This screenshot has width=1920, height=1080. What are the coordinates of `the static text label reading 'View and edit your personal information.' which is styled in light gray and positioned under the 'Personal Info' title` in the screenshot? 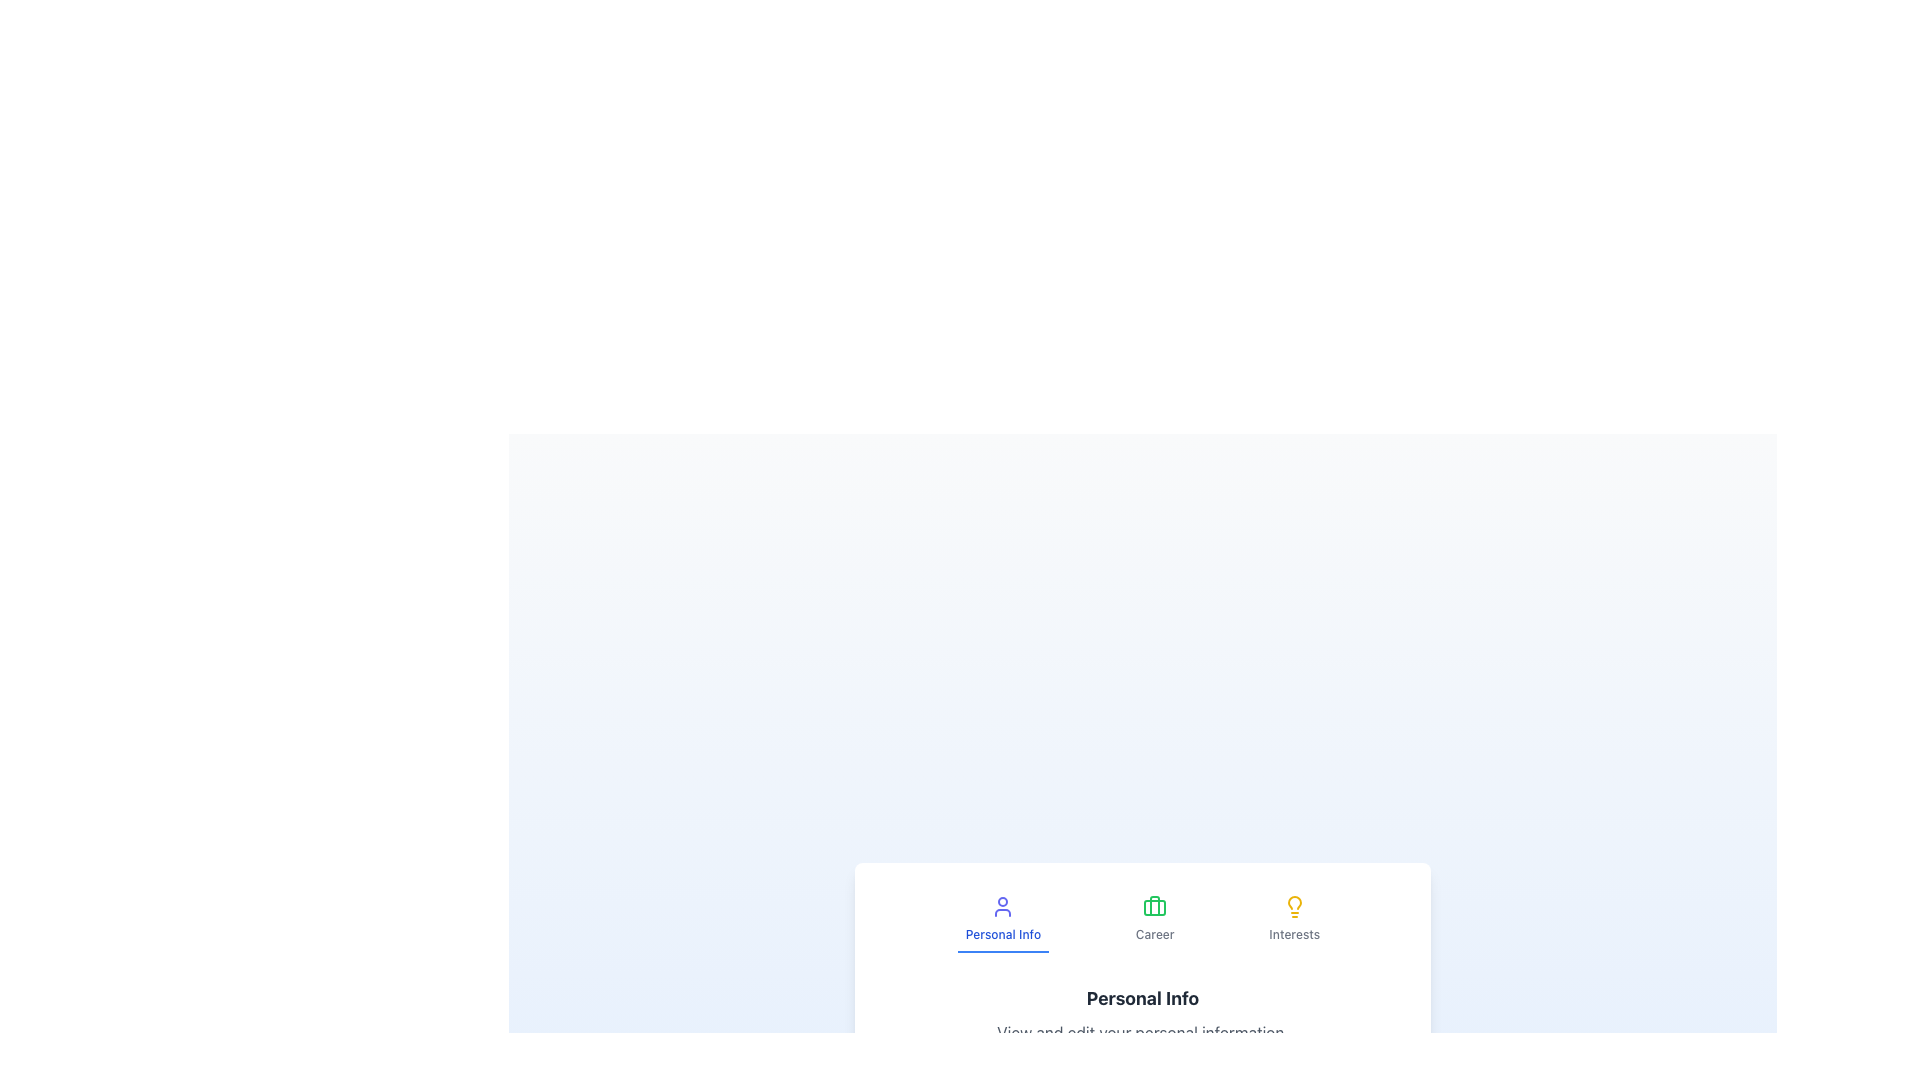 It's located at (1142, 1033).